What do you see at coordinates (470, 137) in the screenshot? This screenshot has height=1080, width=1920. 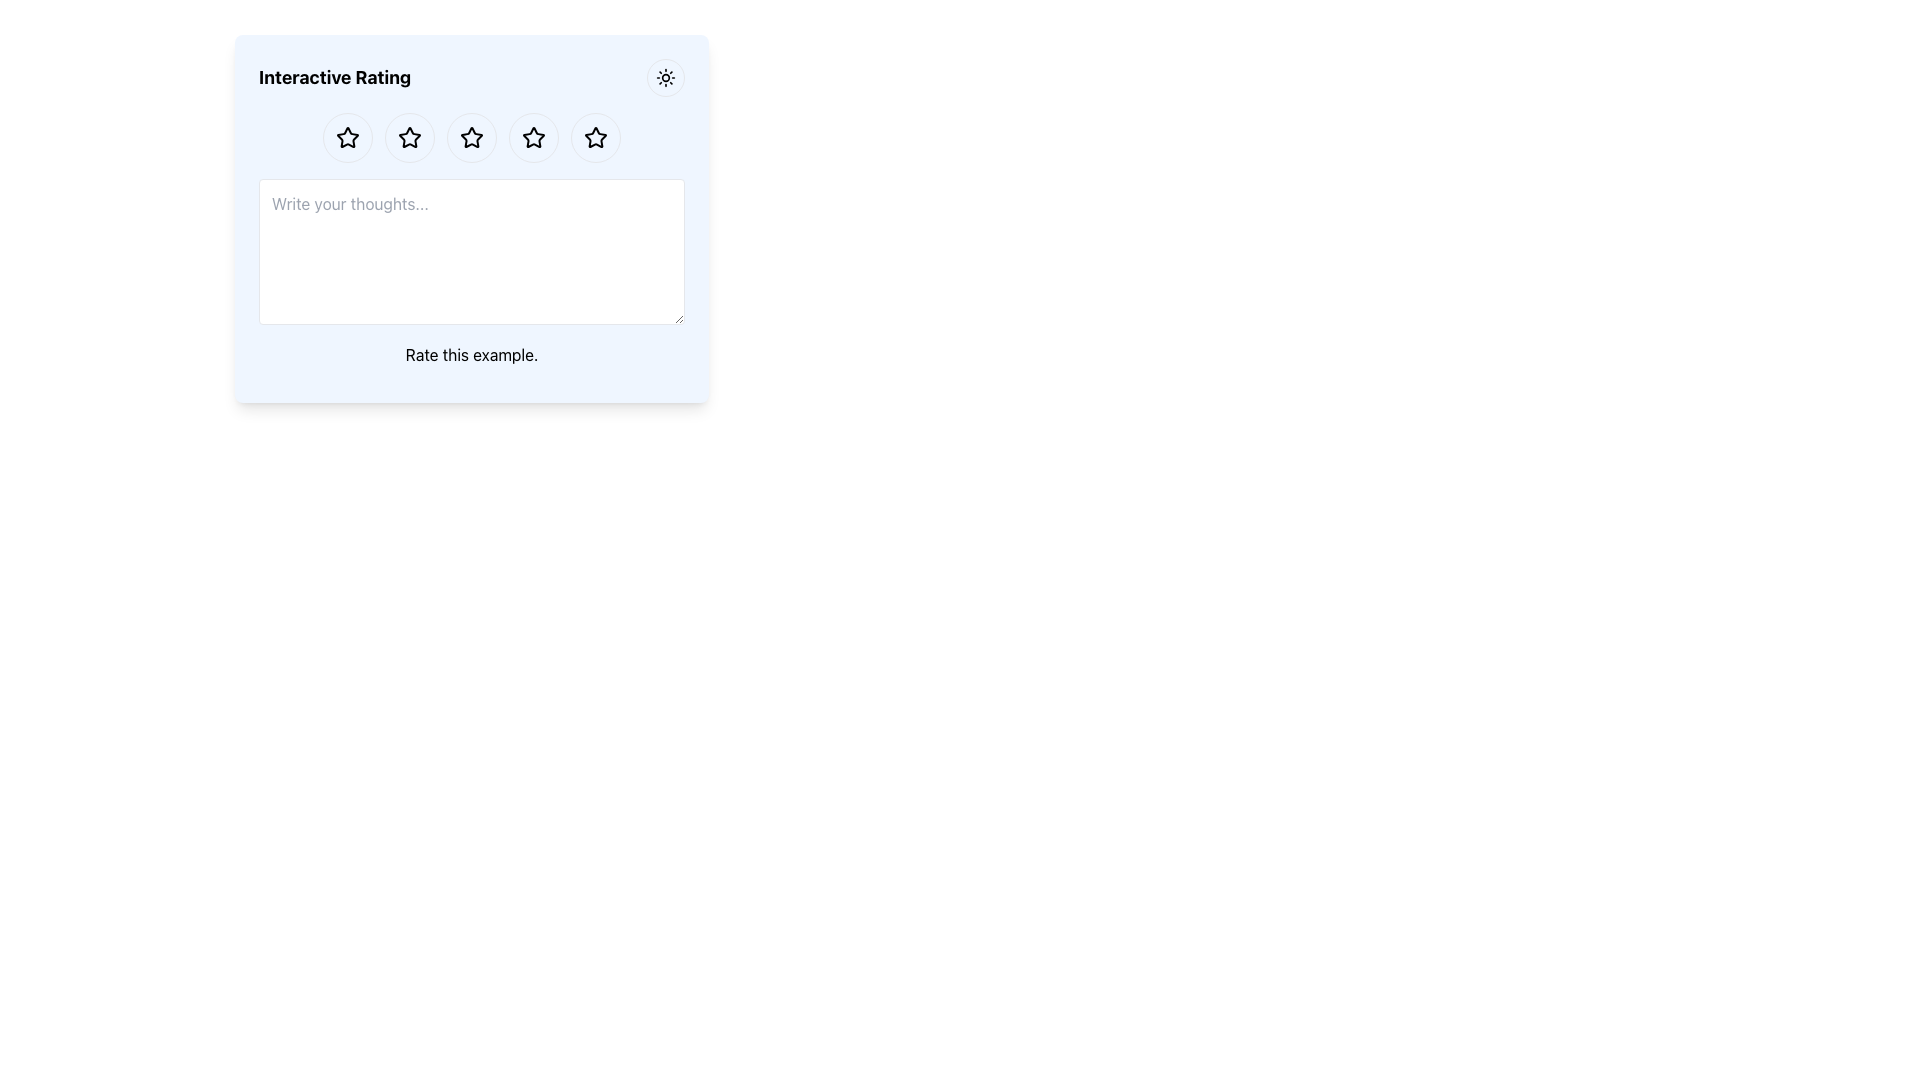 I see `the third star icon in the rating component` at bounding box center [470, 137].